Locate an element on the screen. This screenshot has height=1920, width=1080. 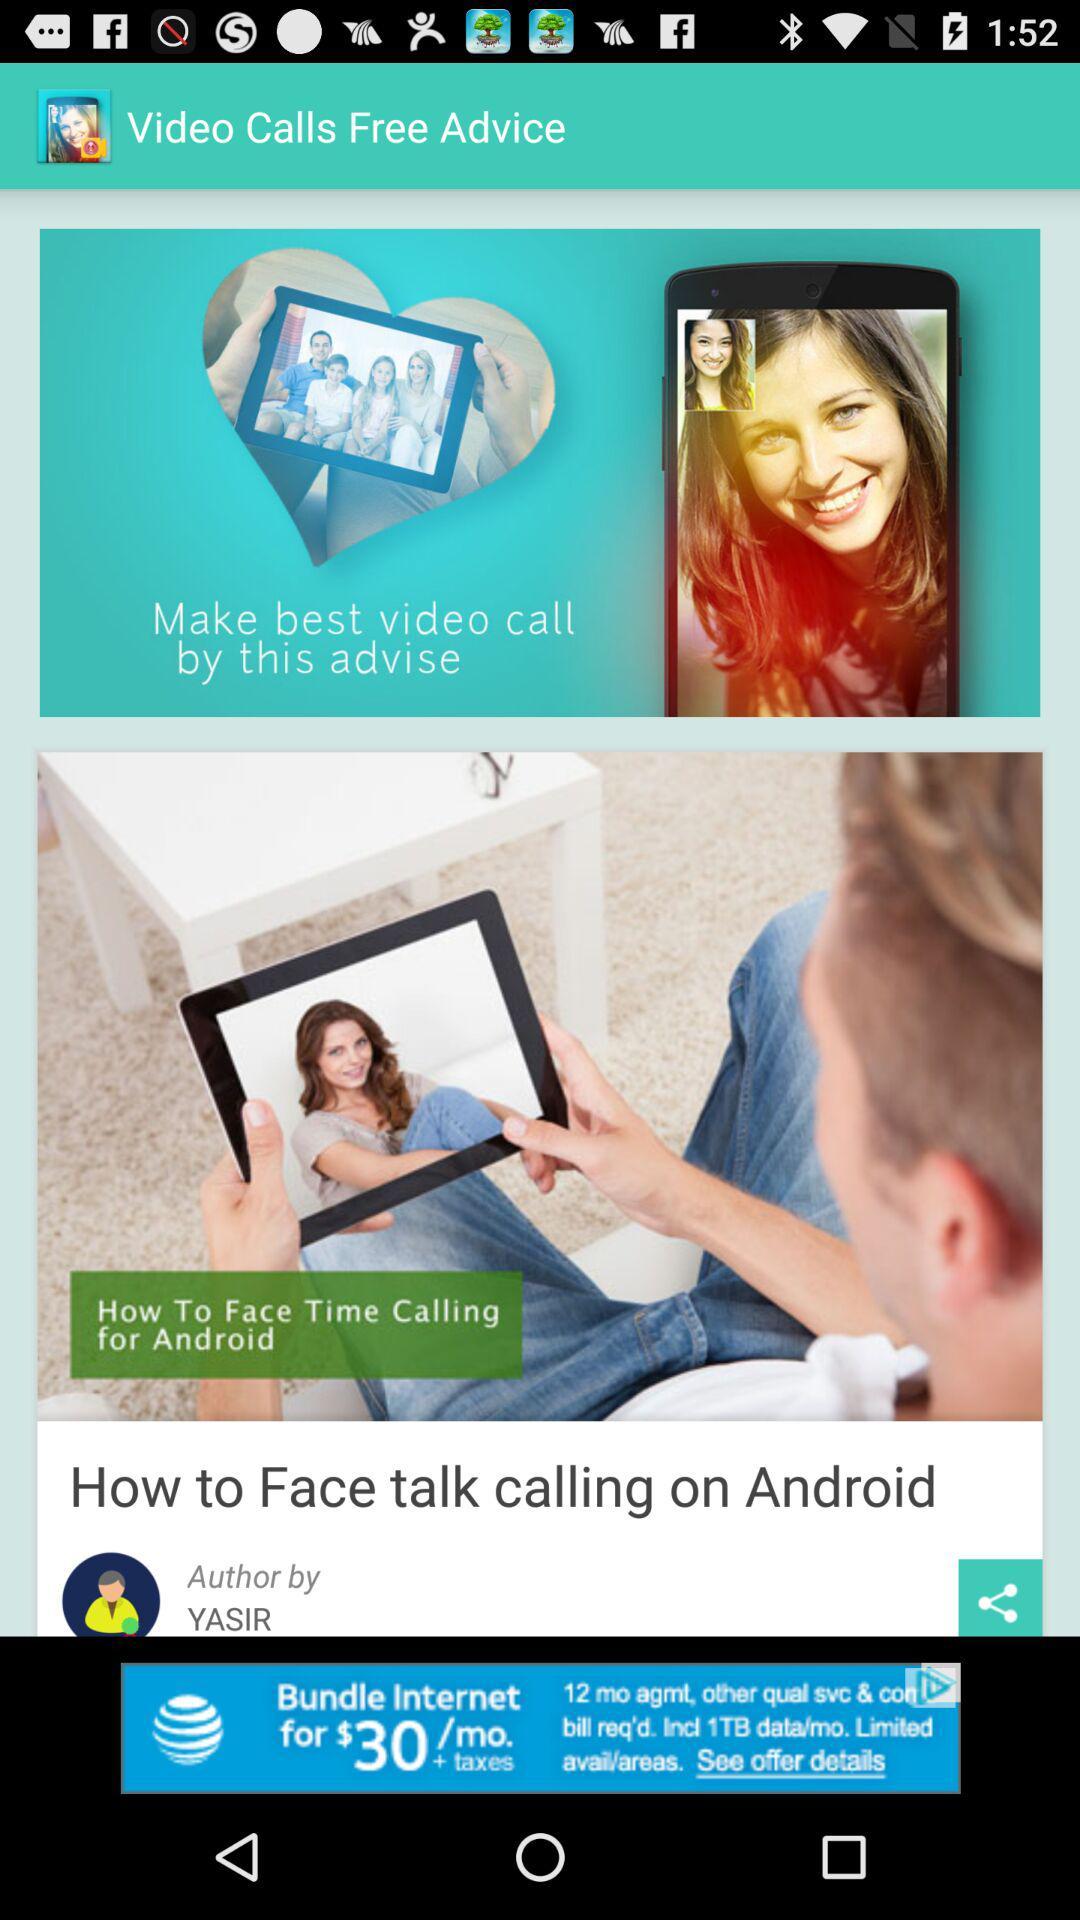
link to advertisement is located at coordinates (540, 1727).